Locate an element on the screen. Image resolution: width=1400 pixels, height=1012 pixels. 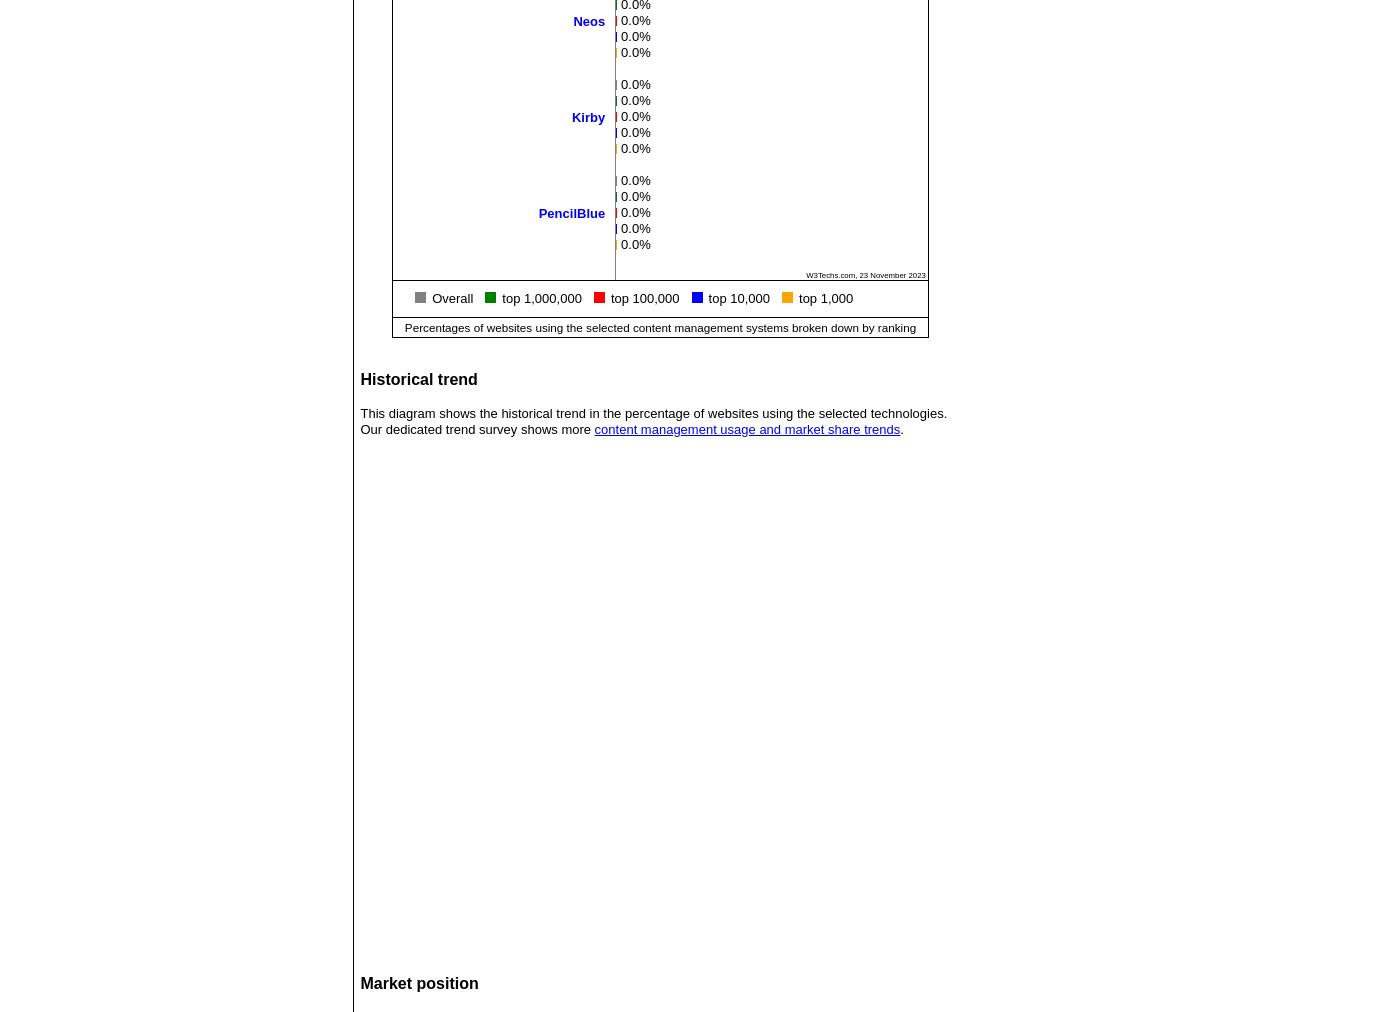
'.' is located at coordinates (901, 429).